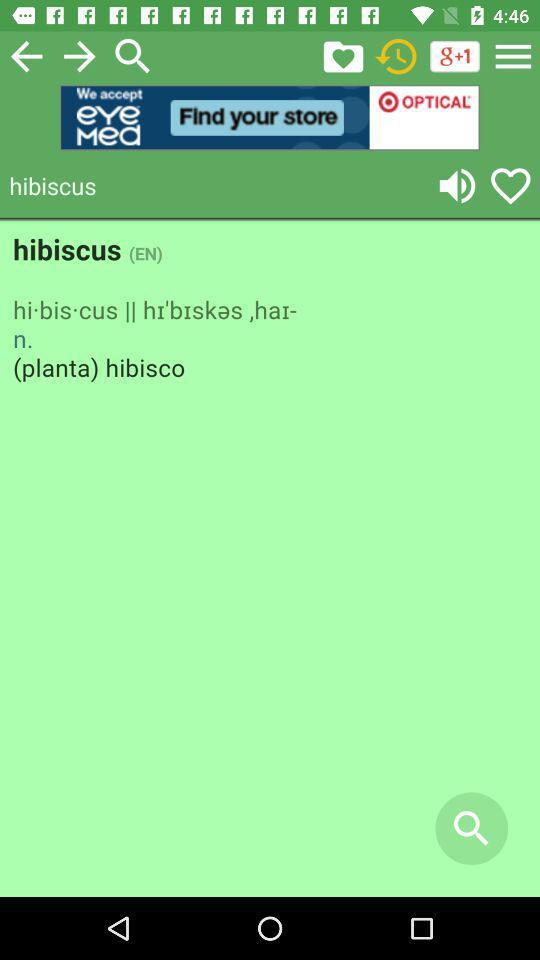 This screenshot has width=540, height=960. Describe the element at coordinates (270, 117) in the screenshot. I see `advertisement bar` at that location.